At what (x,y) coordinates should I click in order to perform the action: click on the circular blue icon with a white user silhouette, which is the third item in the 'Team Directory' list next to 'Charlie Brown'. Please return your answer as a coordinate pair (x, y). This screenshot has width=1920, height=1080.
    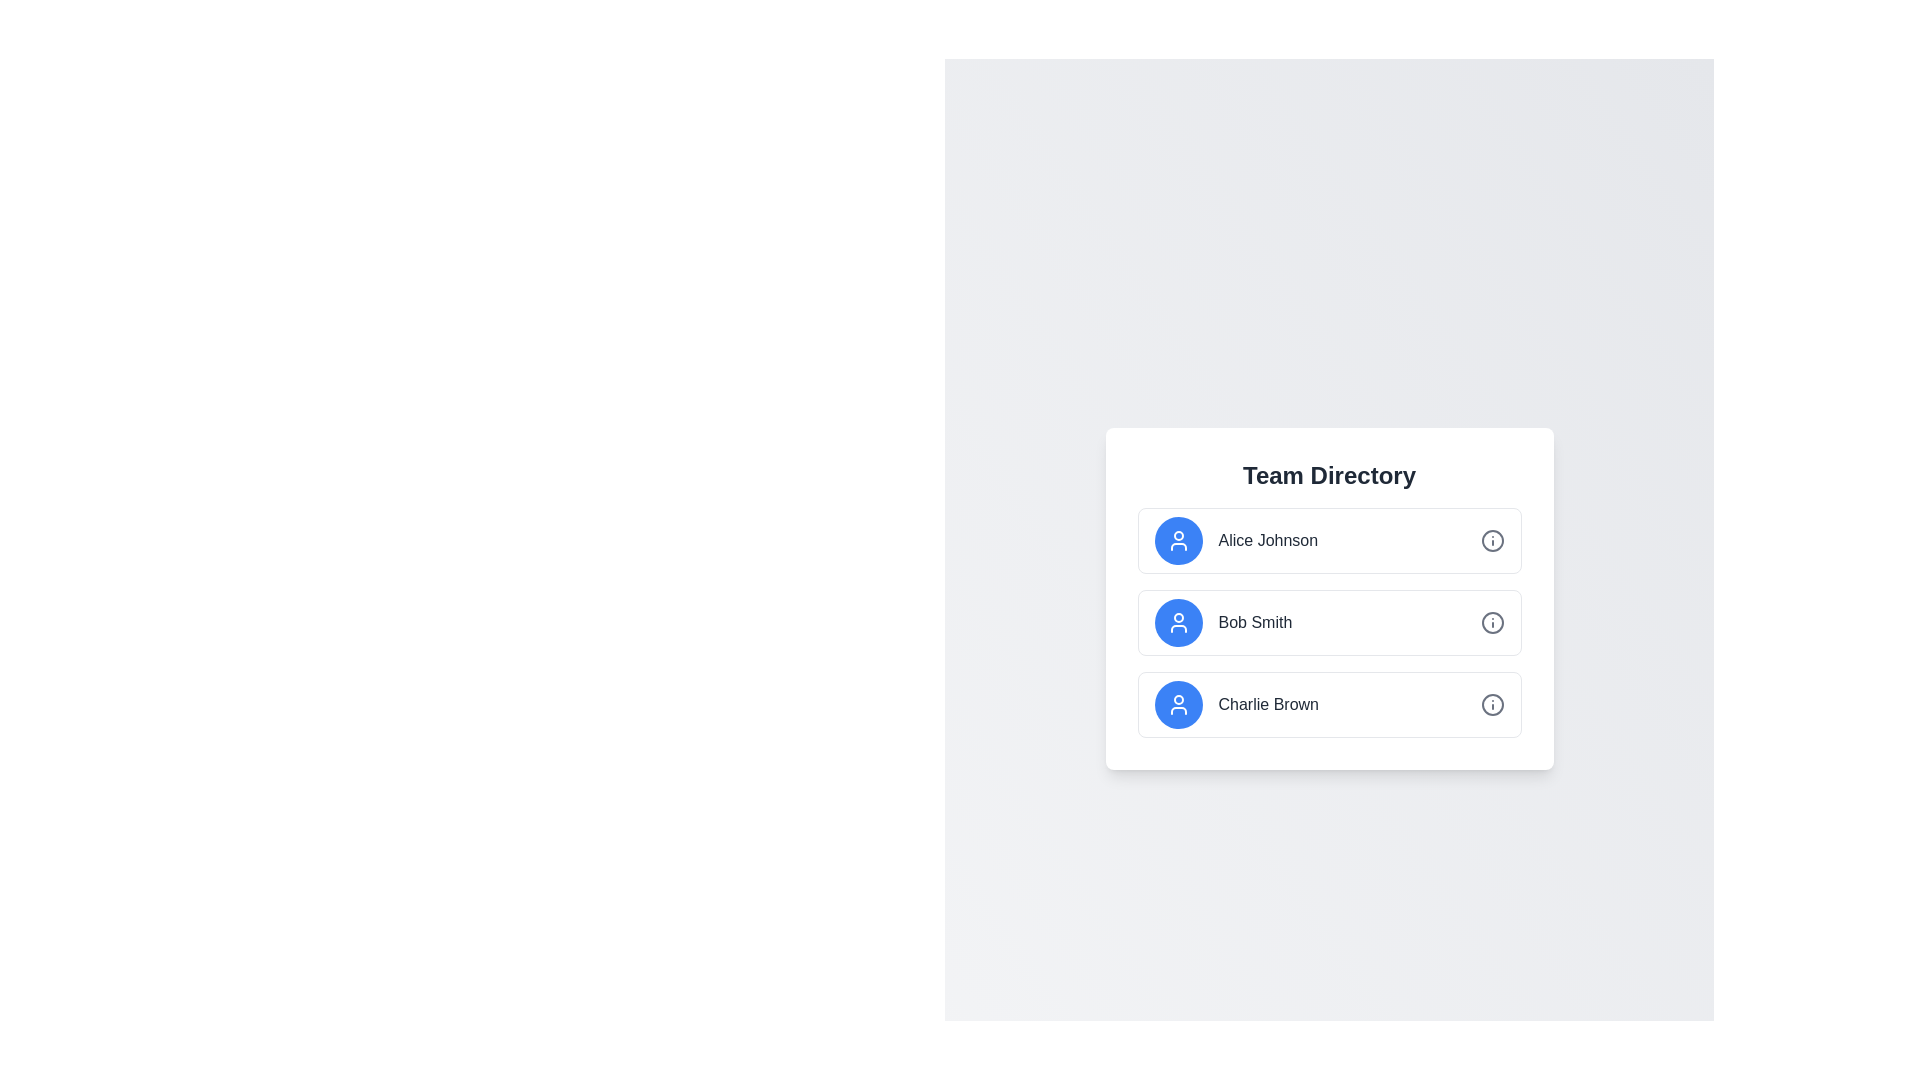
    Looking at the image, I should click on (1178, 704).